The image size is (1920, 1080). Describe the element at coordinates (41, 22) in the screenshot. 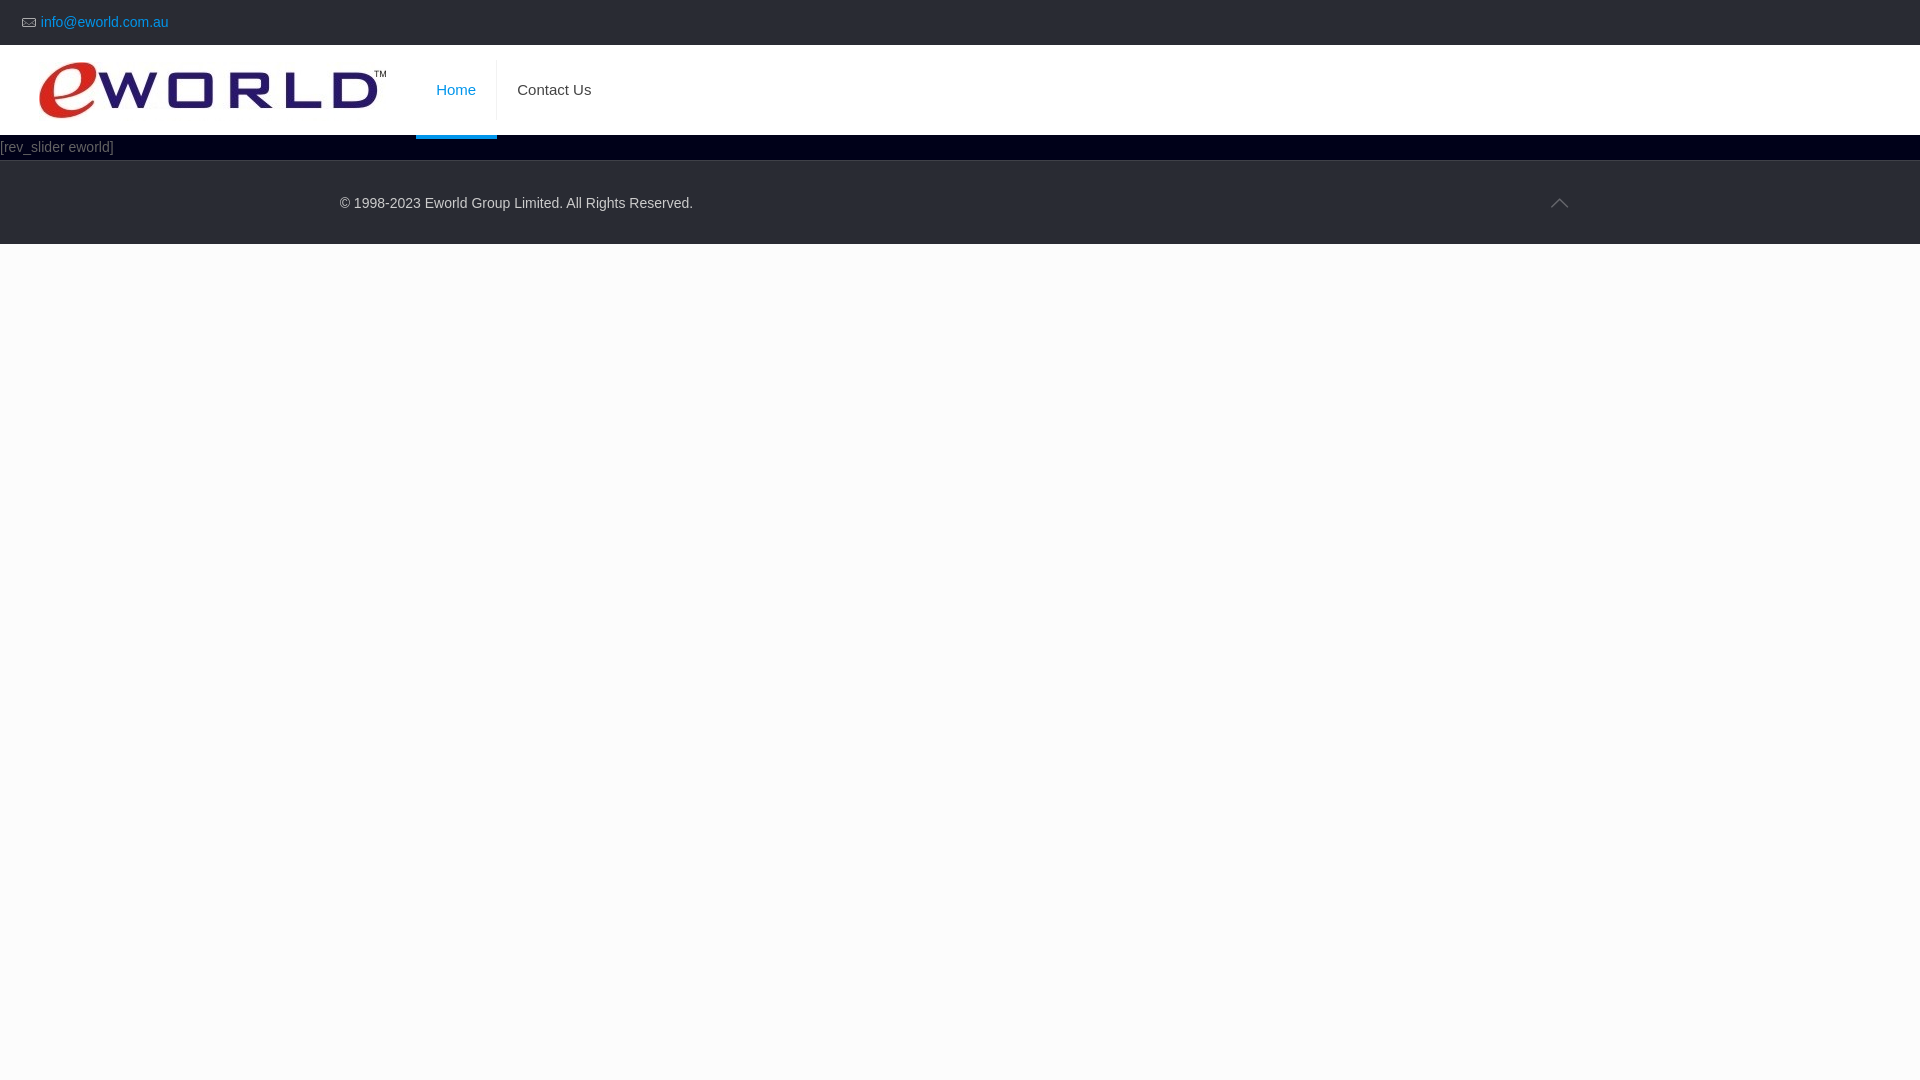

I see `'info@eworld.com.au'` at that location.